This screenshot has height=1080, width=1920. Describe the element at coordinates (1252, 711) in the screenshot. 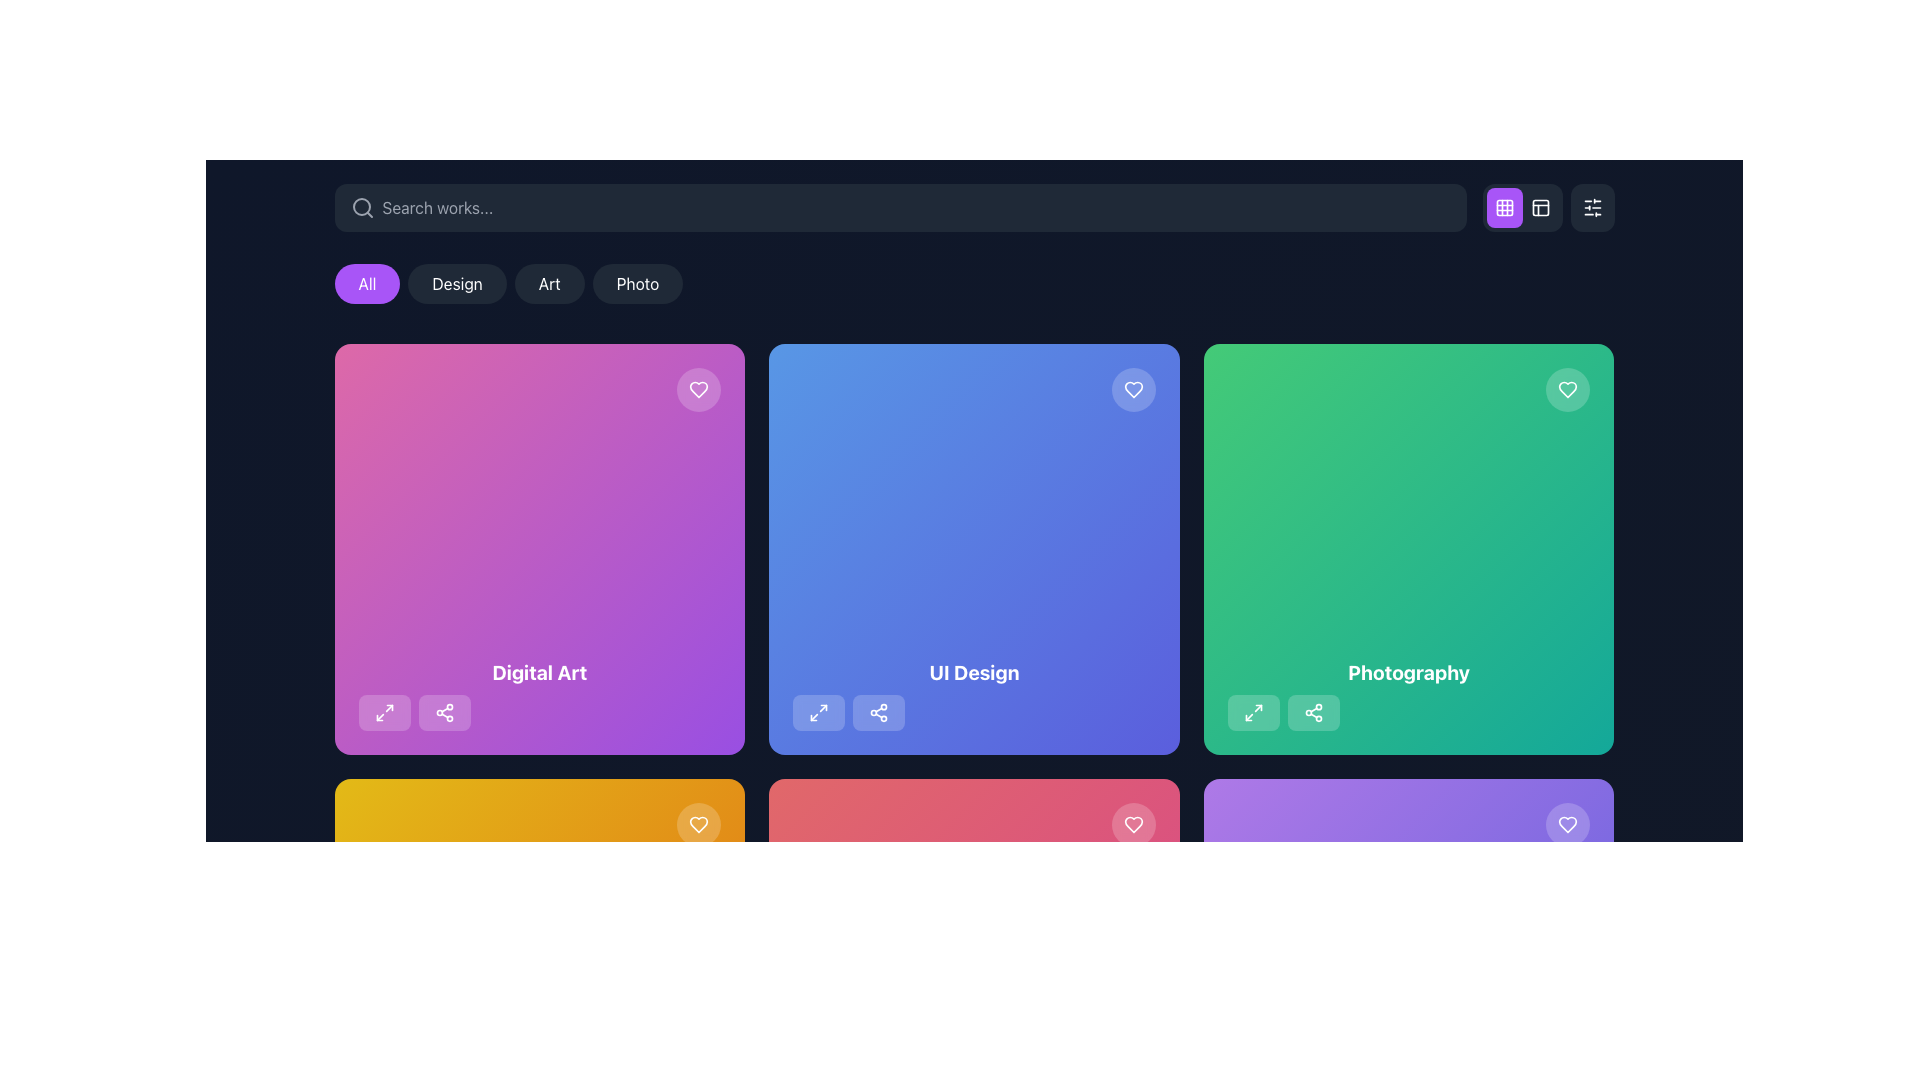

I see `the maximize icon styled as two diagonal arrows pointing outward, located in the bottom-left corner of the green card labeled 'Photography', to maximize or expand the associated item` at that location.